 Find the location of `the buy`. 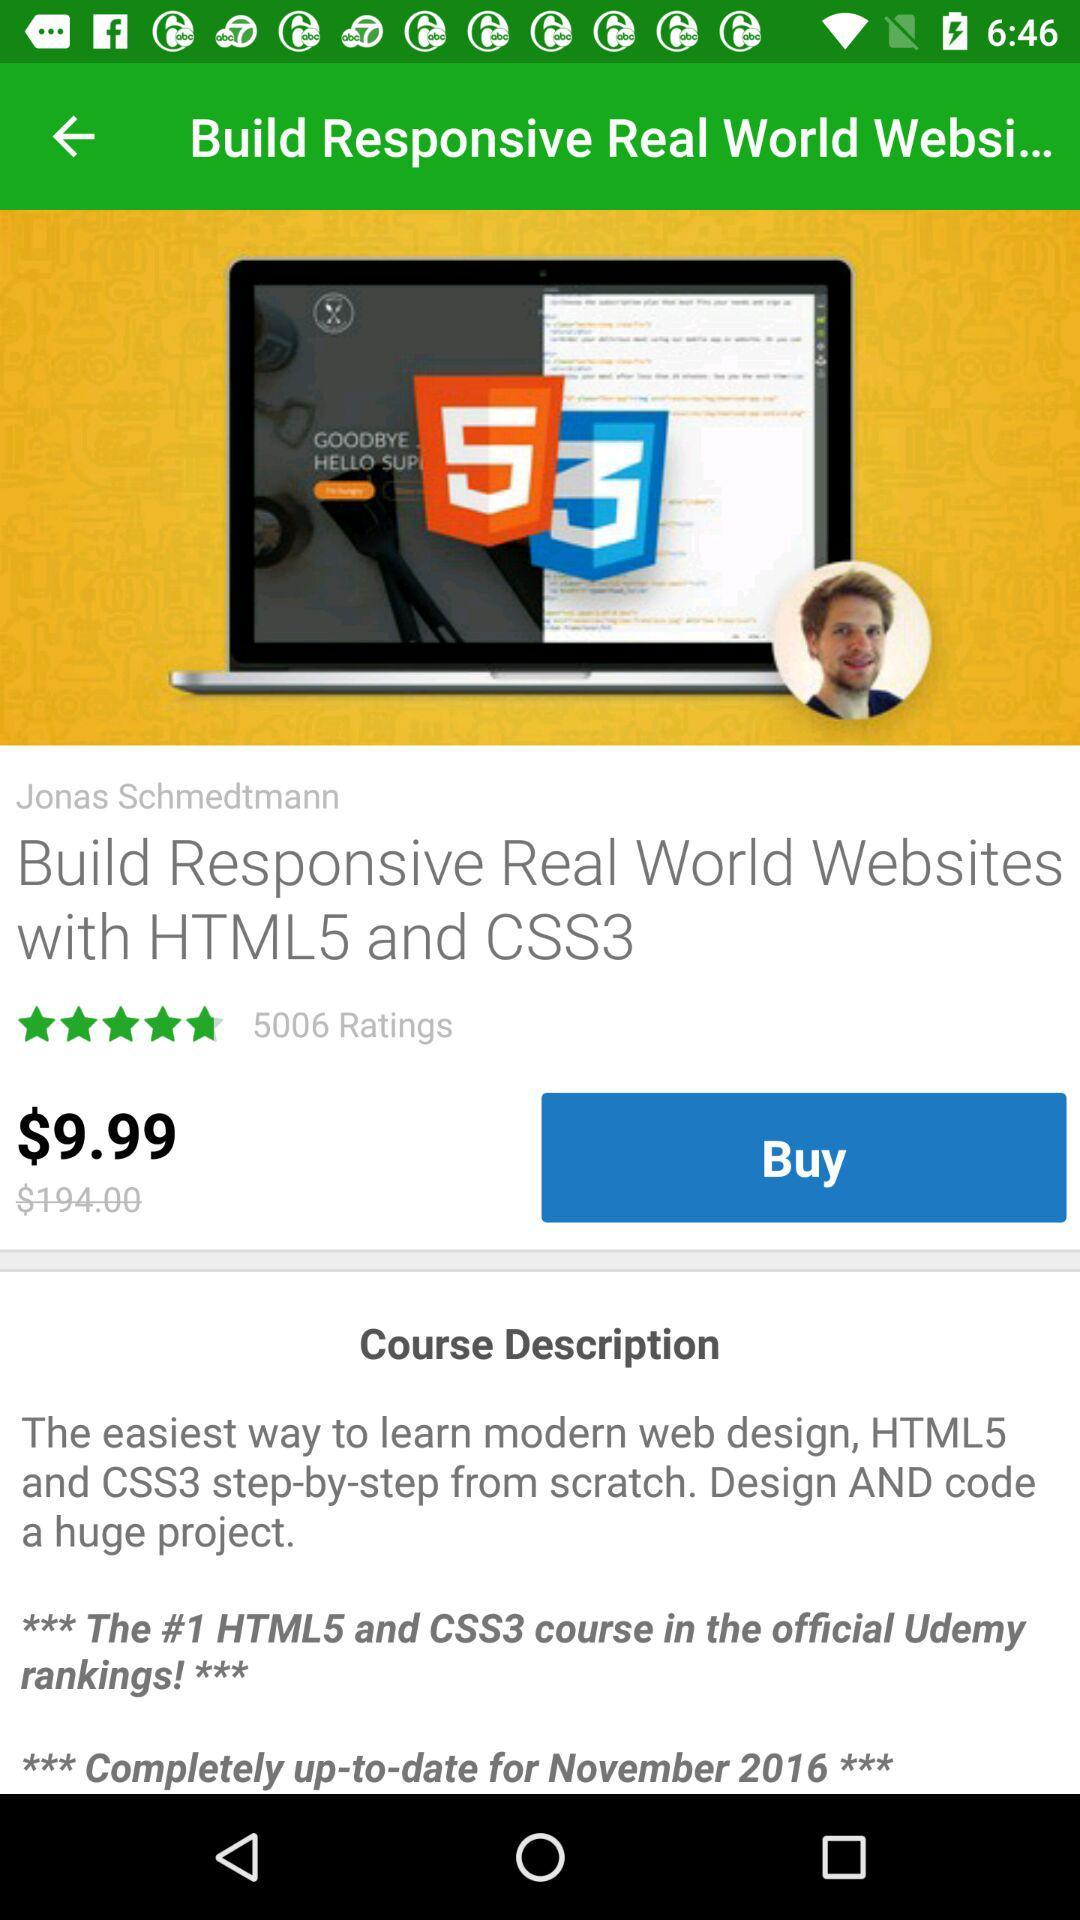

the buy is located at coordinates (802, 1157).